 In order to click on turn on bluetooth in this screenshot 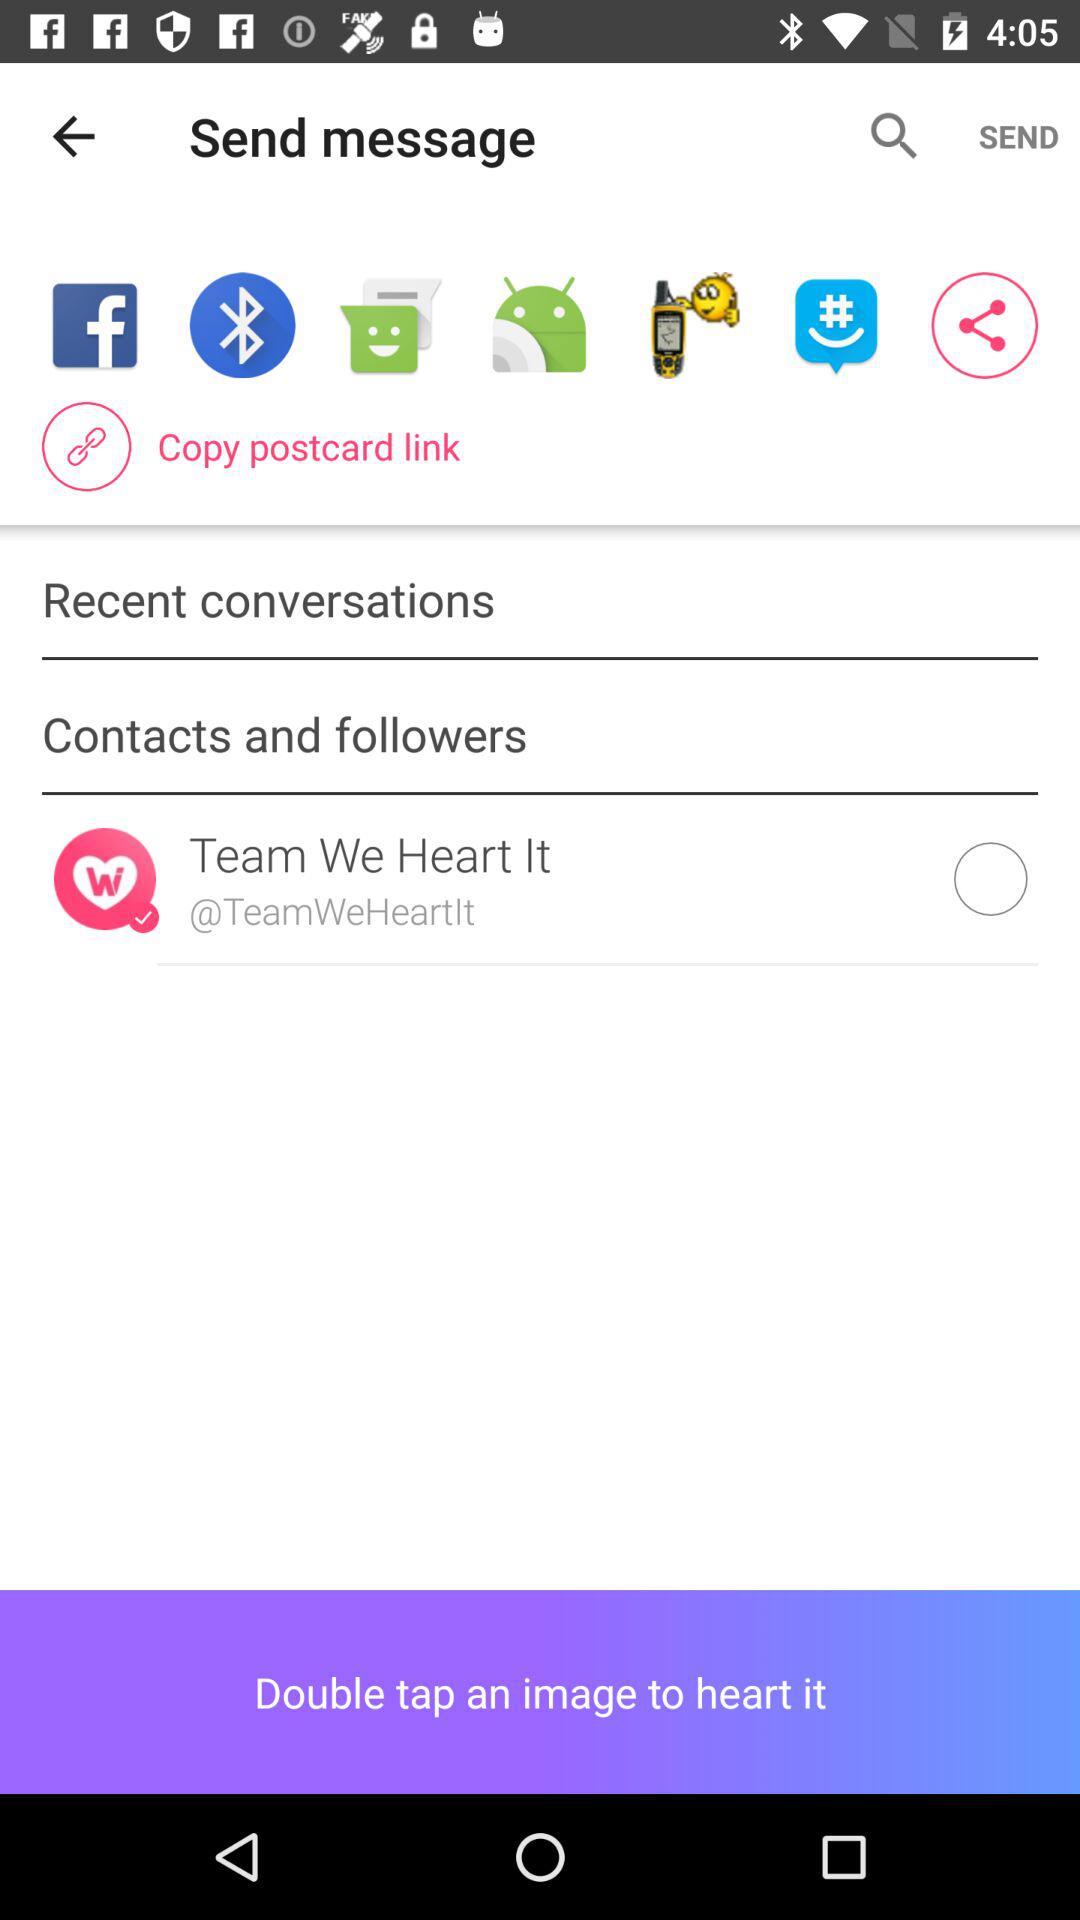, I will do `click(241, 325)`.